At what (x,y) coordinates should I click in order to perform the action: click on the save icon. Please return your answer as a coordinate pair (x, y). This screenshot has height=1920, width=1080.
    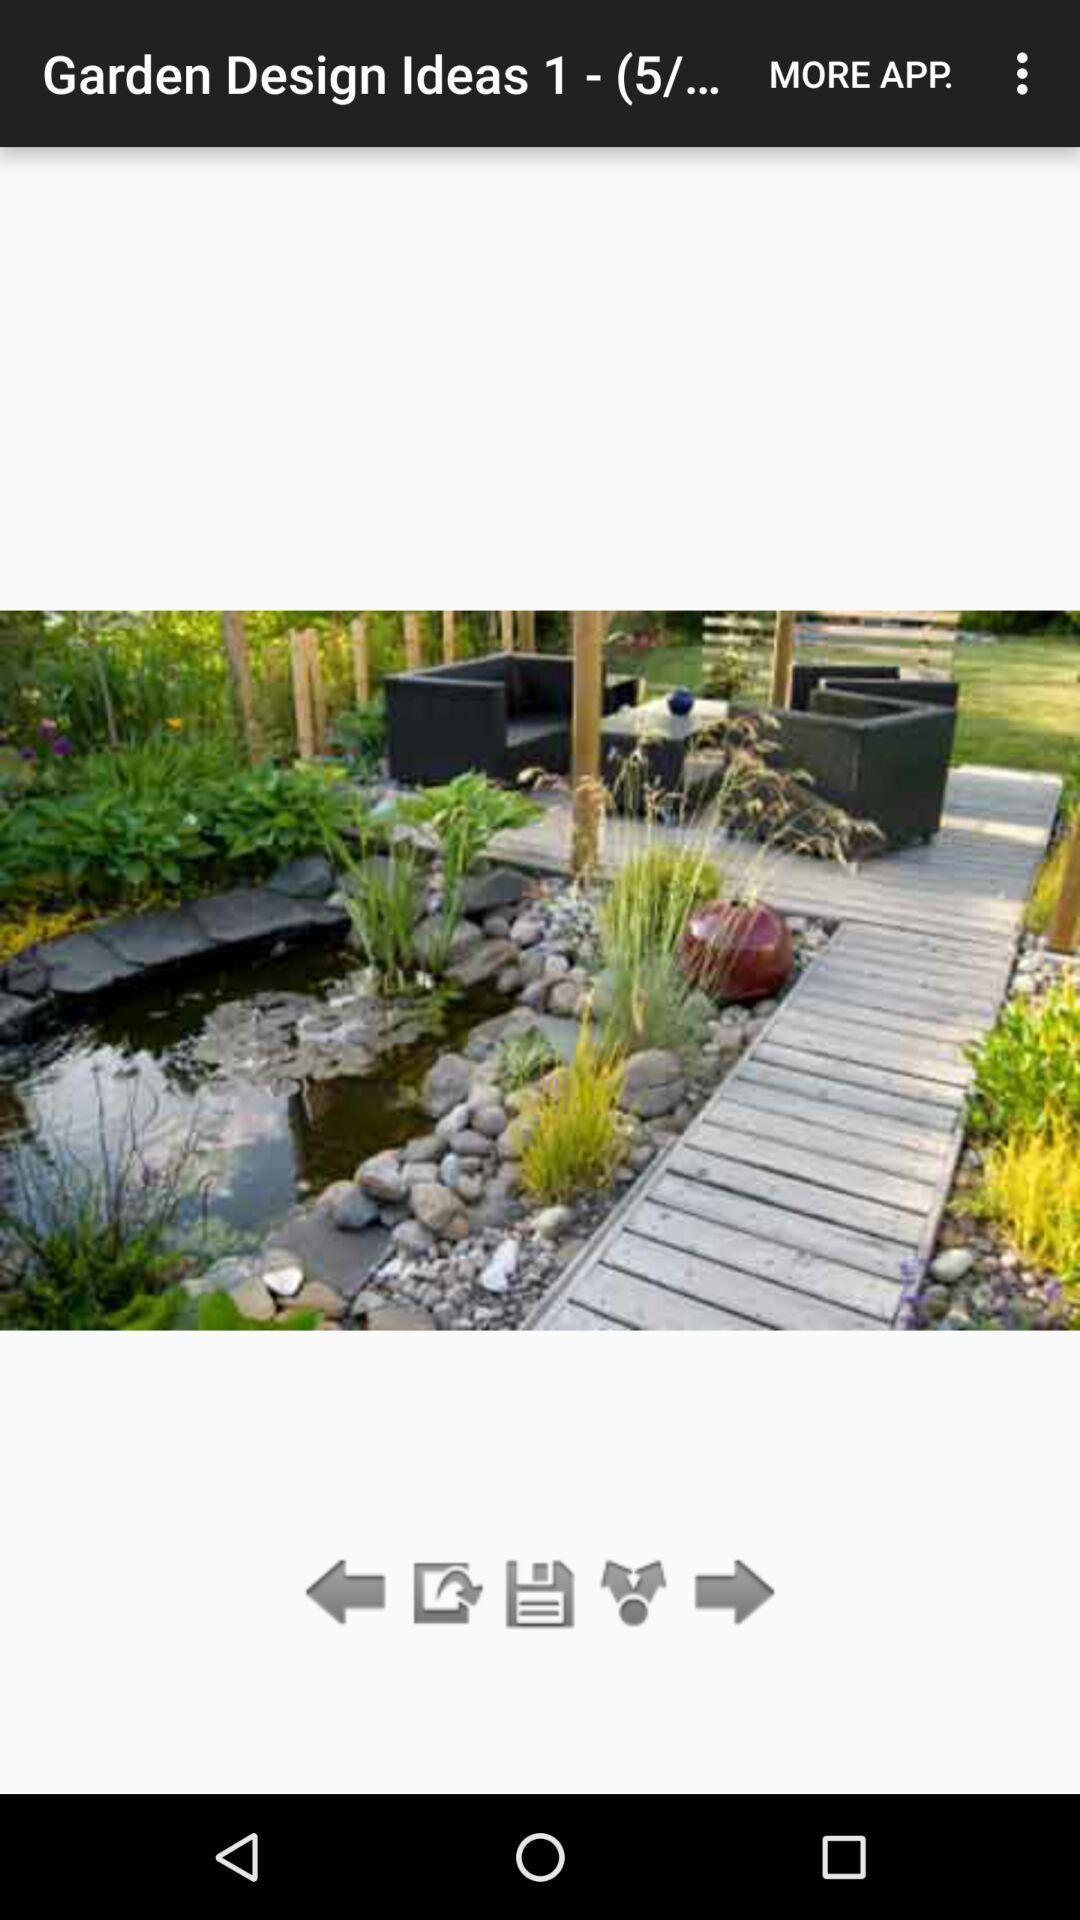
    Looking at the image, I should click on (540, 1593).